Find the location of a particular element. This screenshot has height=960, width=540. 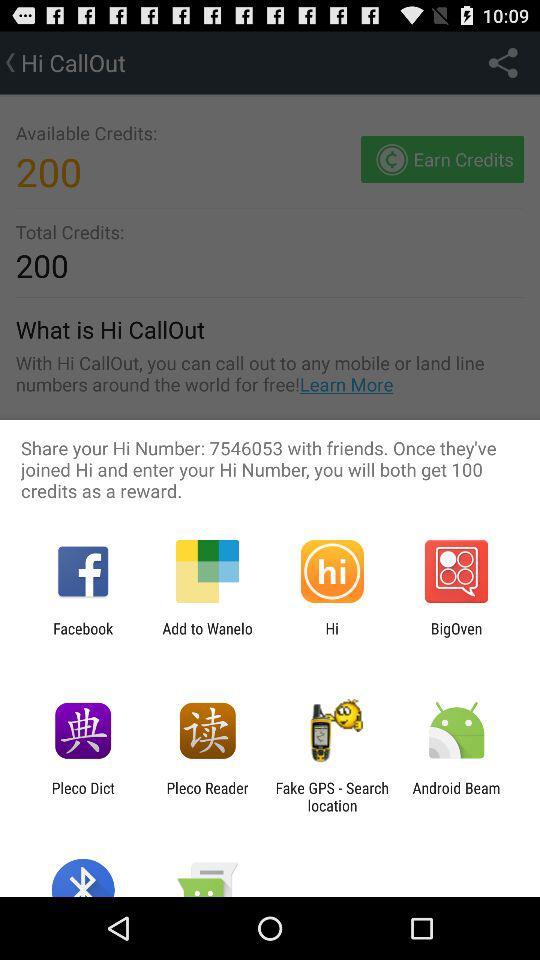

the item next to the fake gps search app is located at coordinates (456, 796).